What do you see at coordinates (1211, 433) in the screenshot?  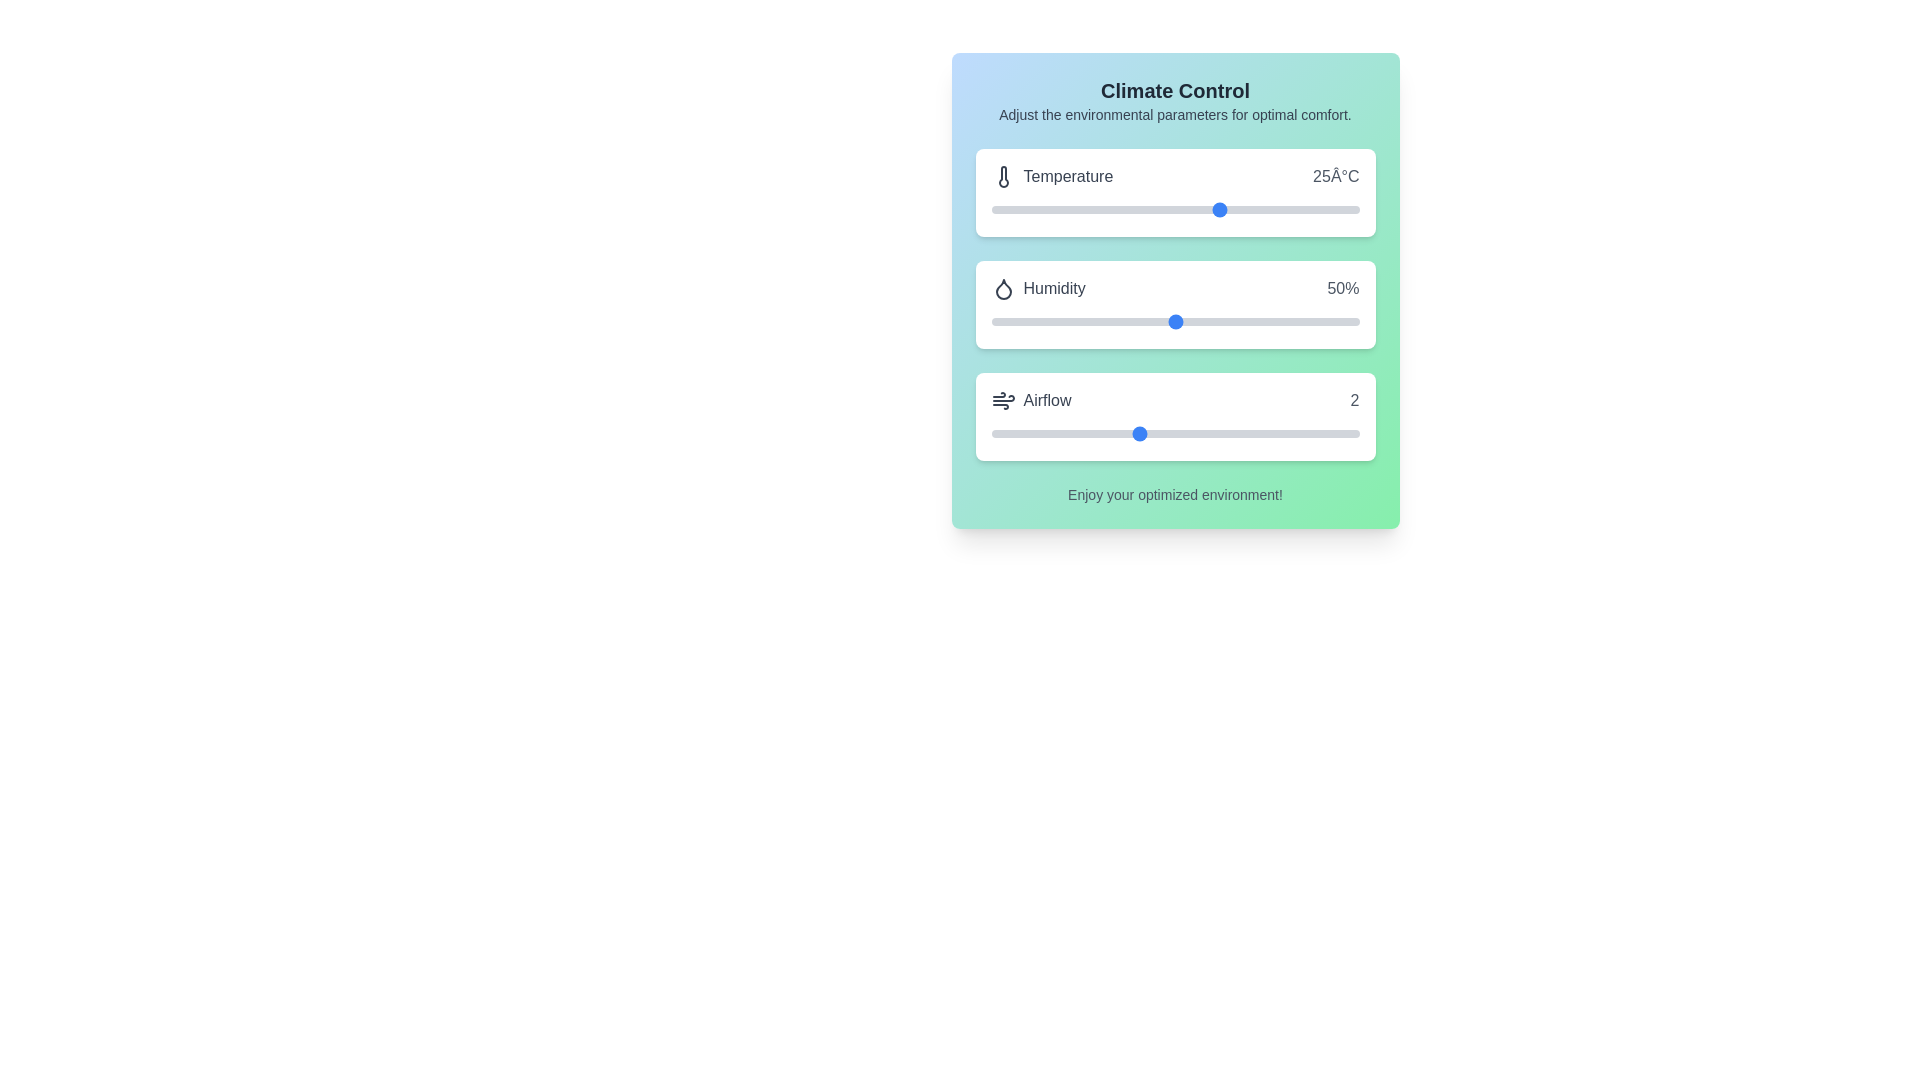 I see `the Airflow slider to 3` at bounding box center [1211, 433].